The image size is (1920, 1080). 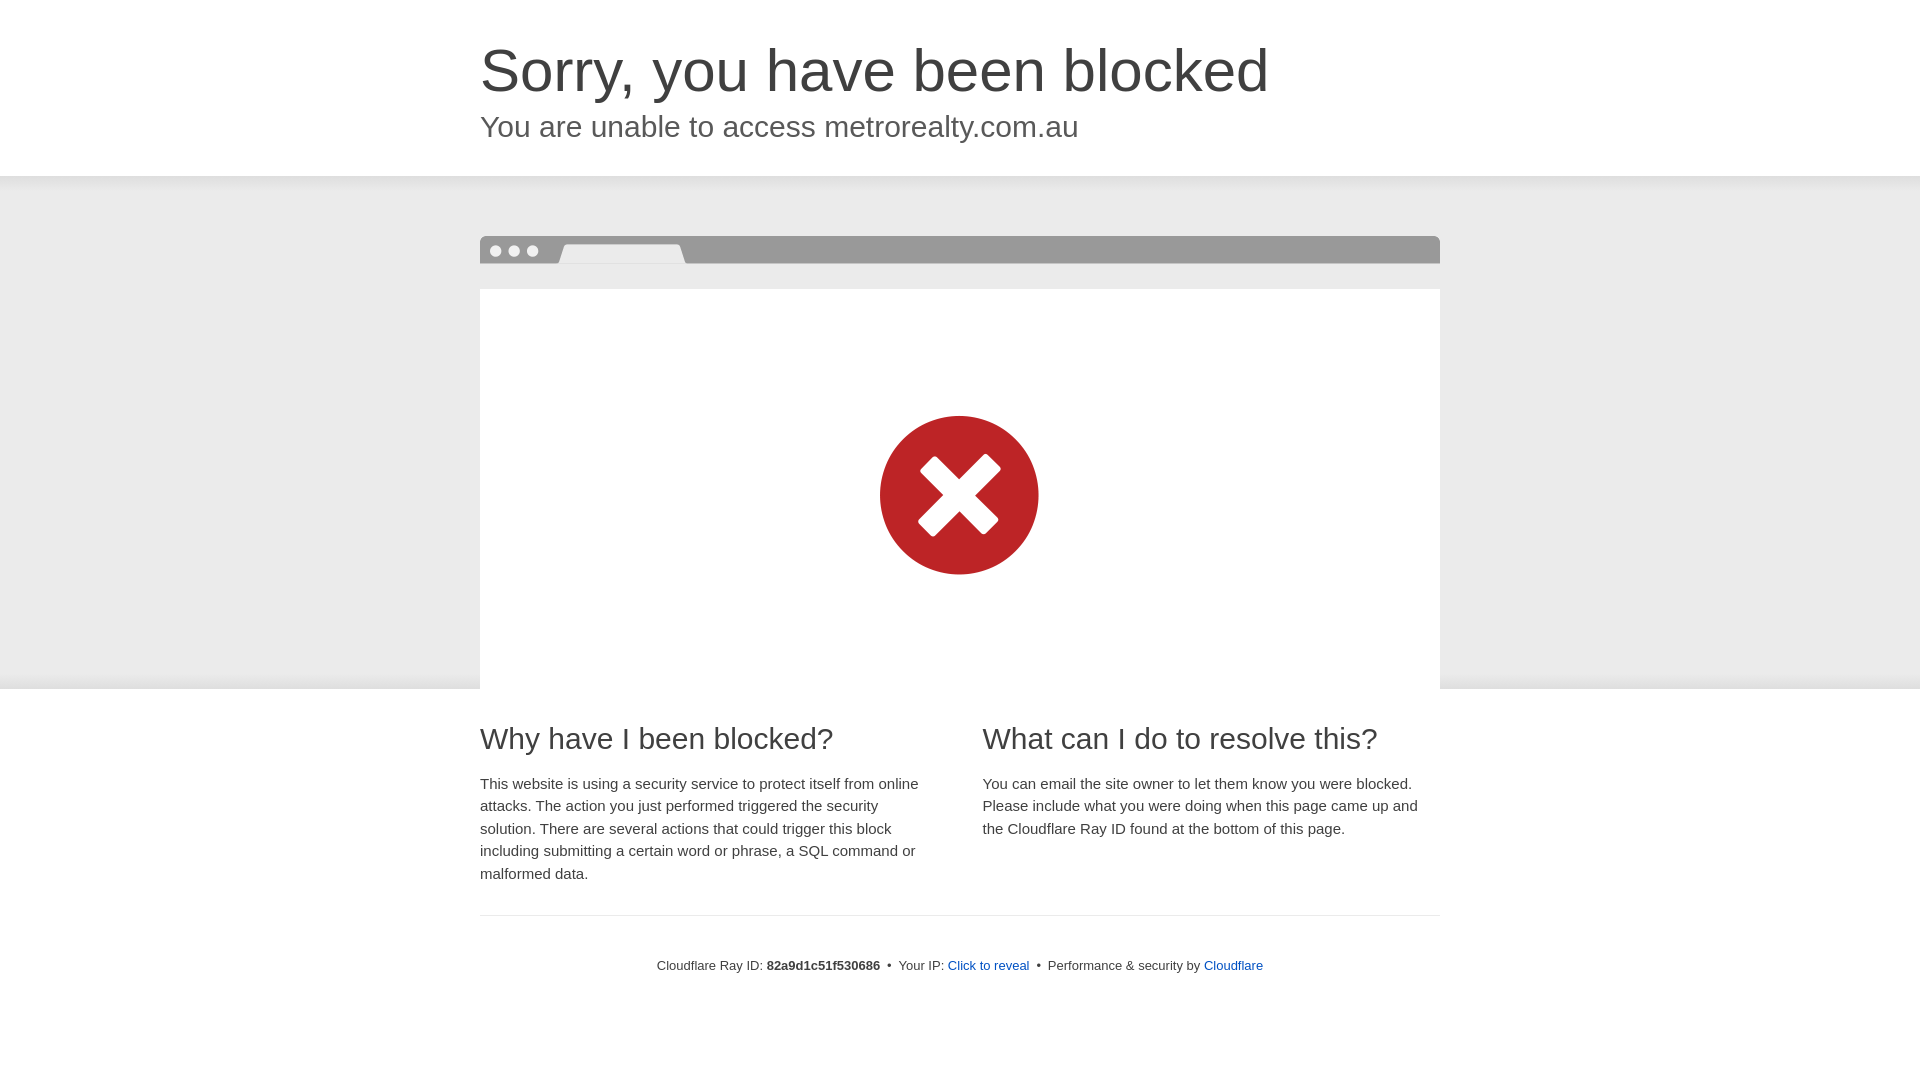 I want to click on 'Click to reveal', so click(x=988, y=964).